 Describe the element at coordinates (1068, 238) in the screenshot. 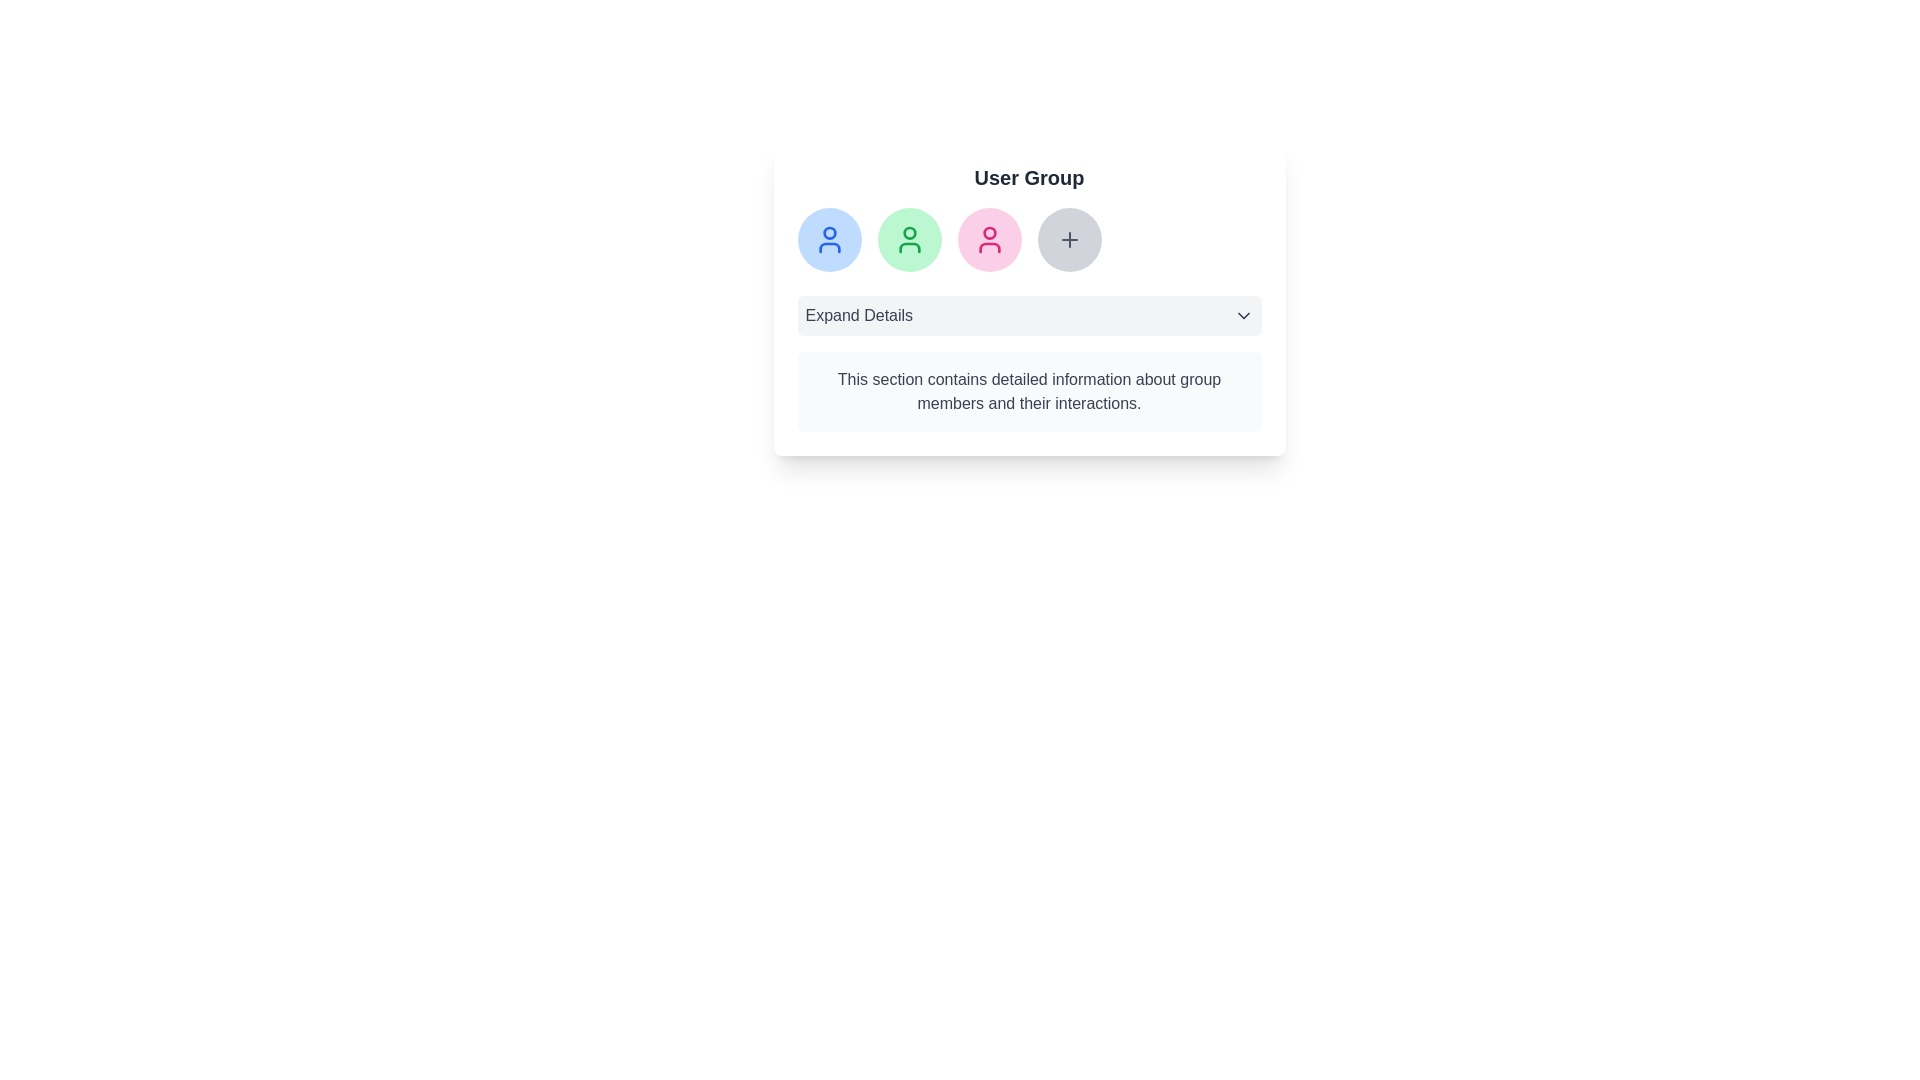

I see `the circular button with a light gray background and a black plus icon` at that location.